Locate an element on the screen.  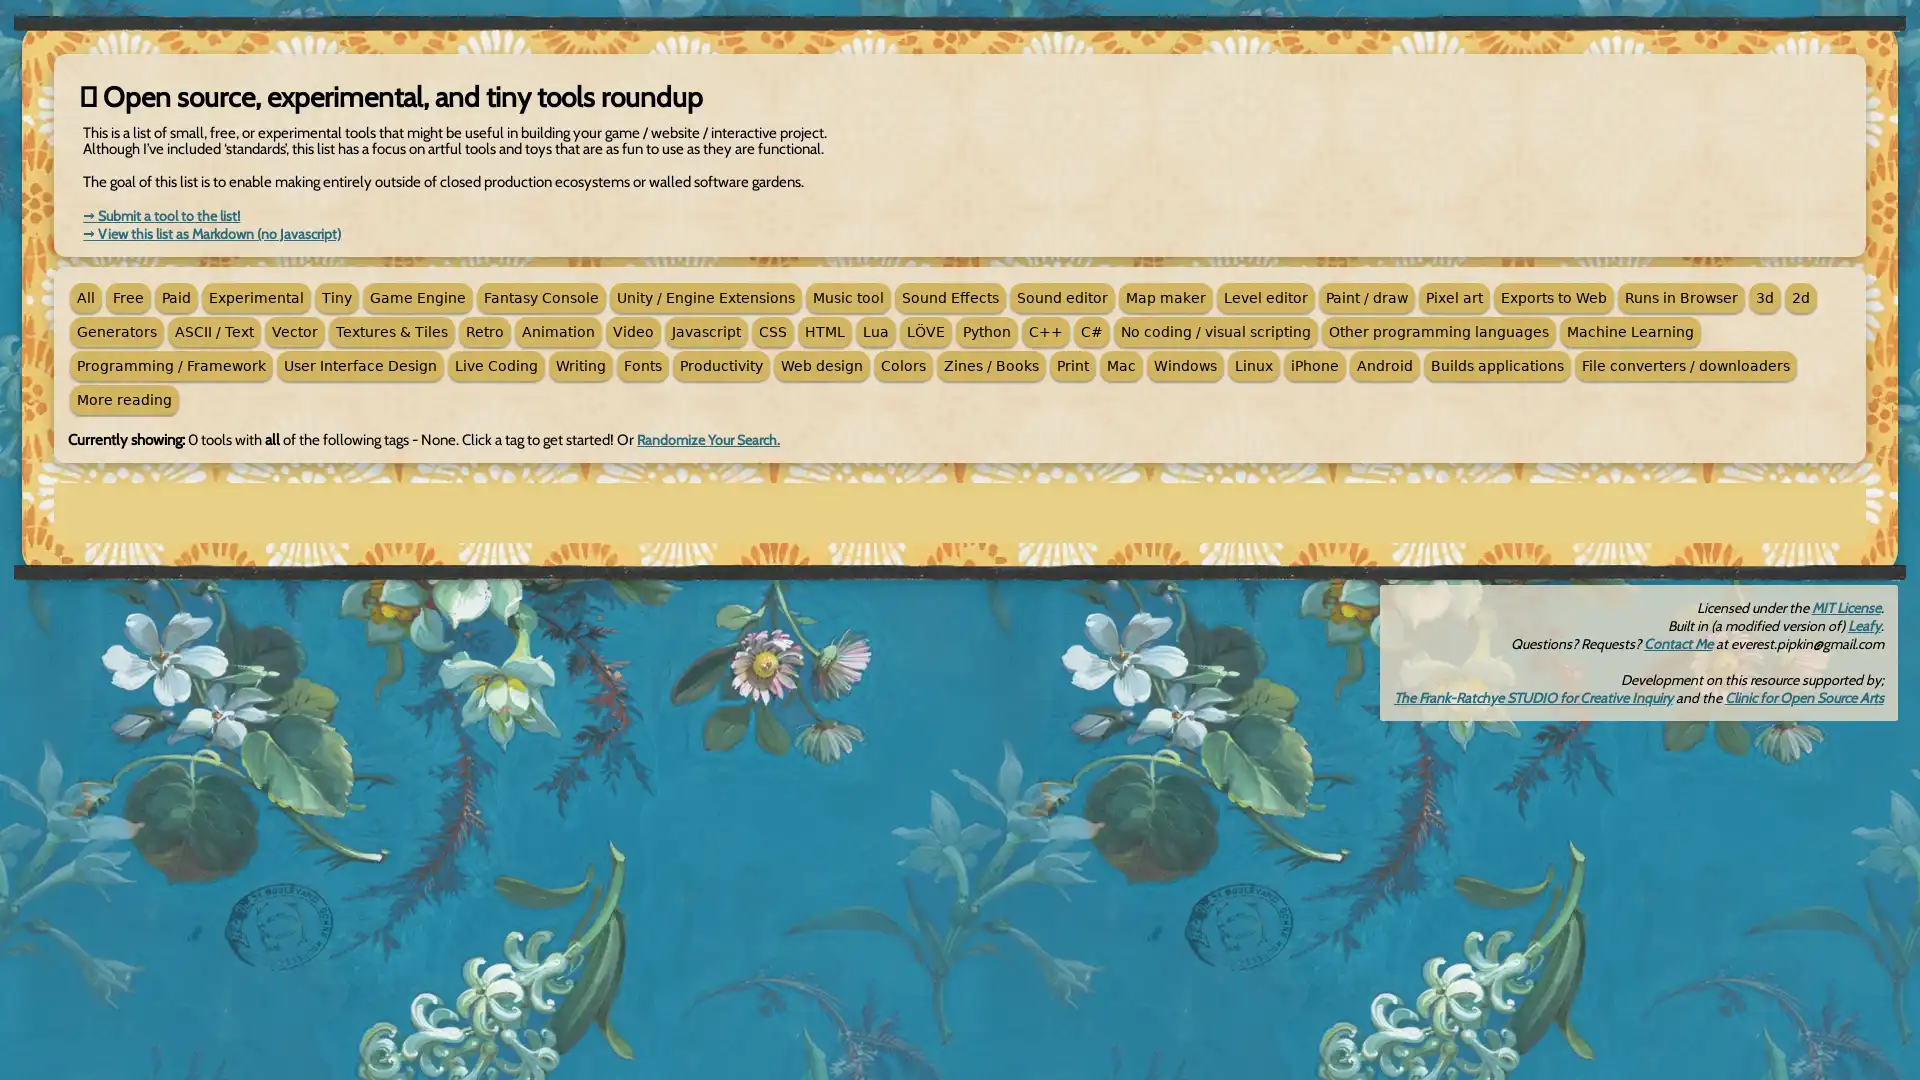
Colors is located at coordinates (902, 366).